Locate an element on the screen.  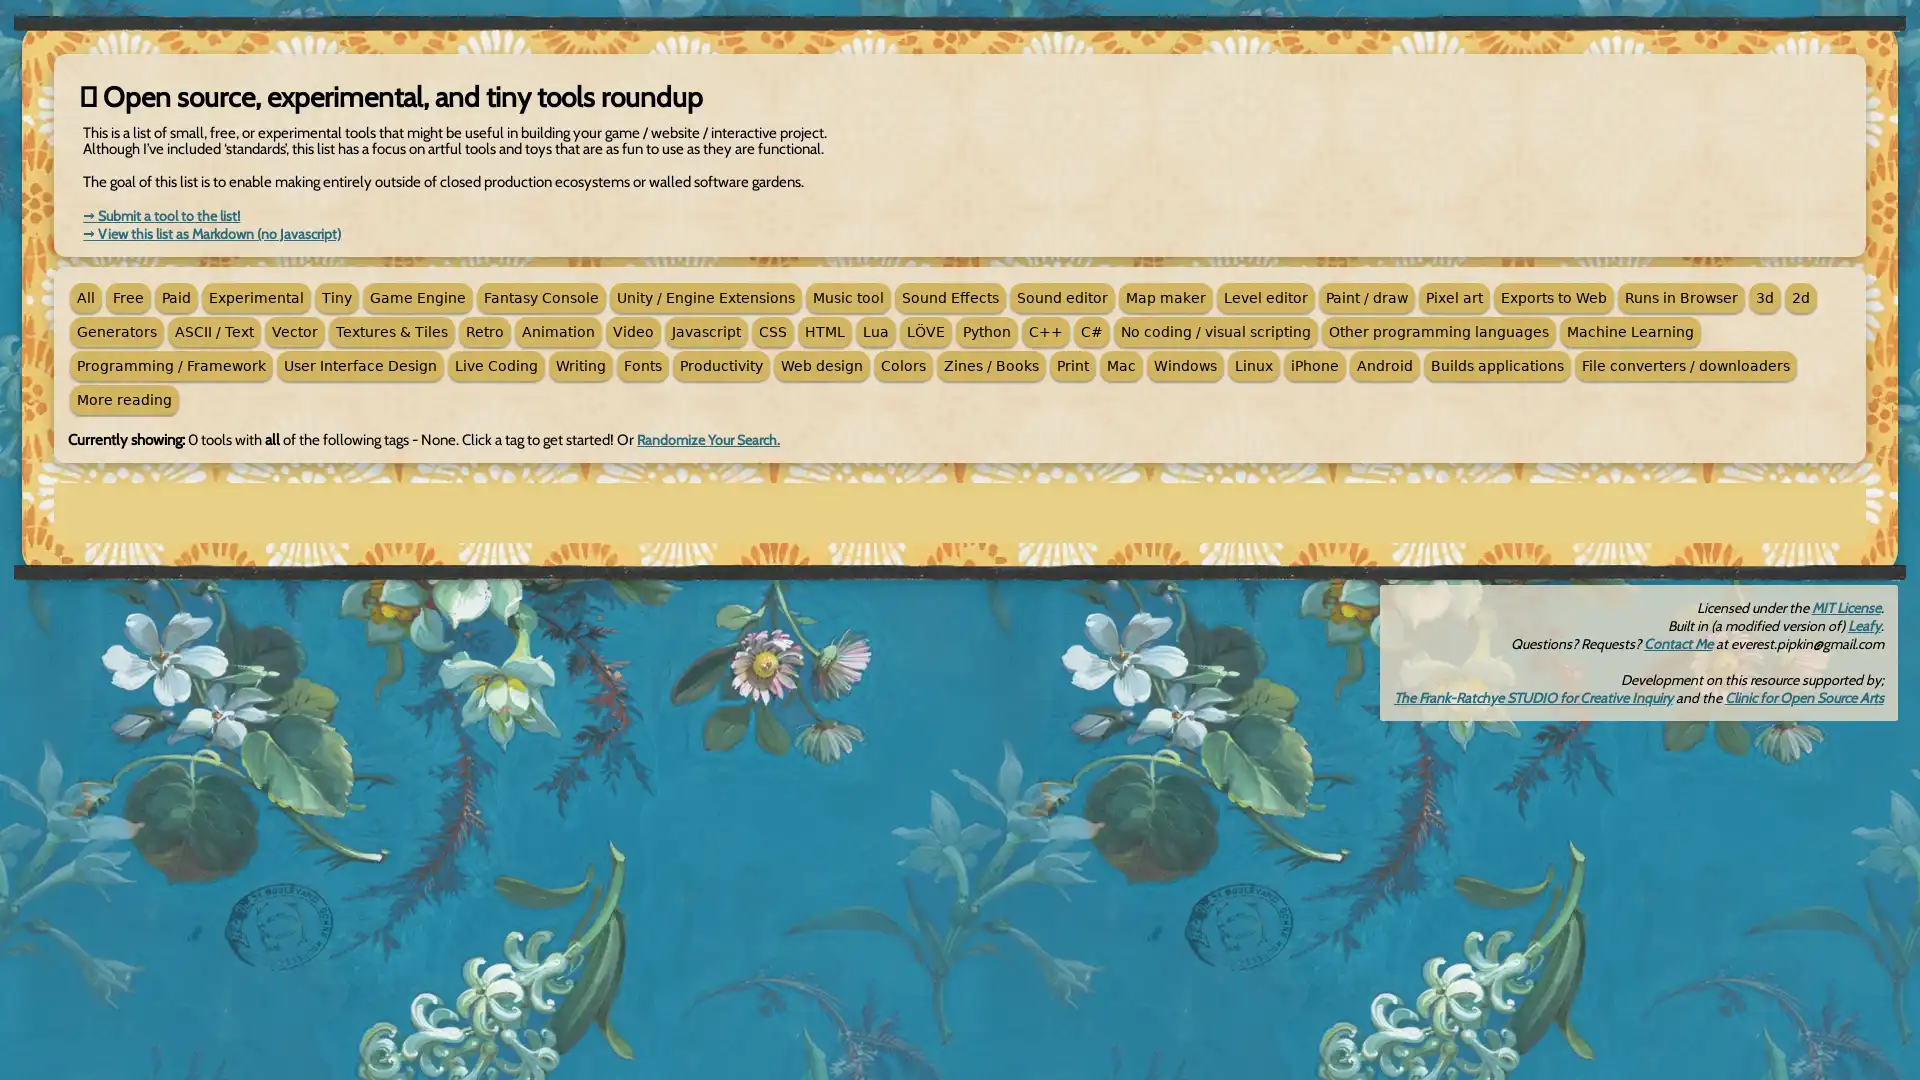
Colors is located at coordinates (902, 366).